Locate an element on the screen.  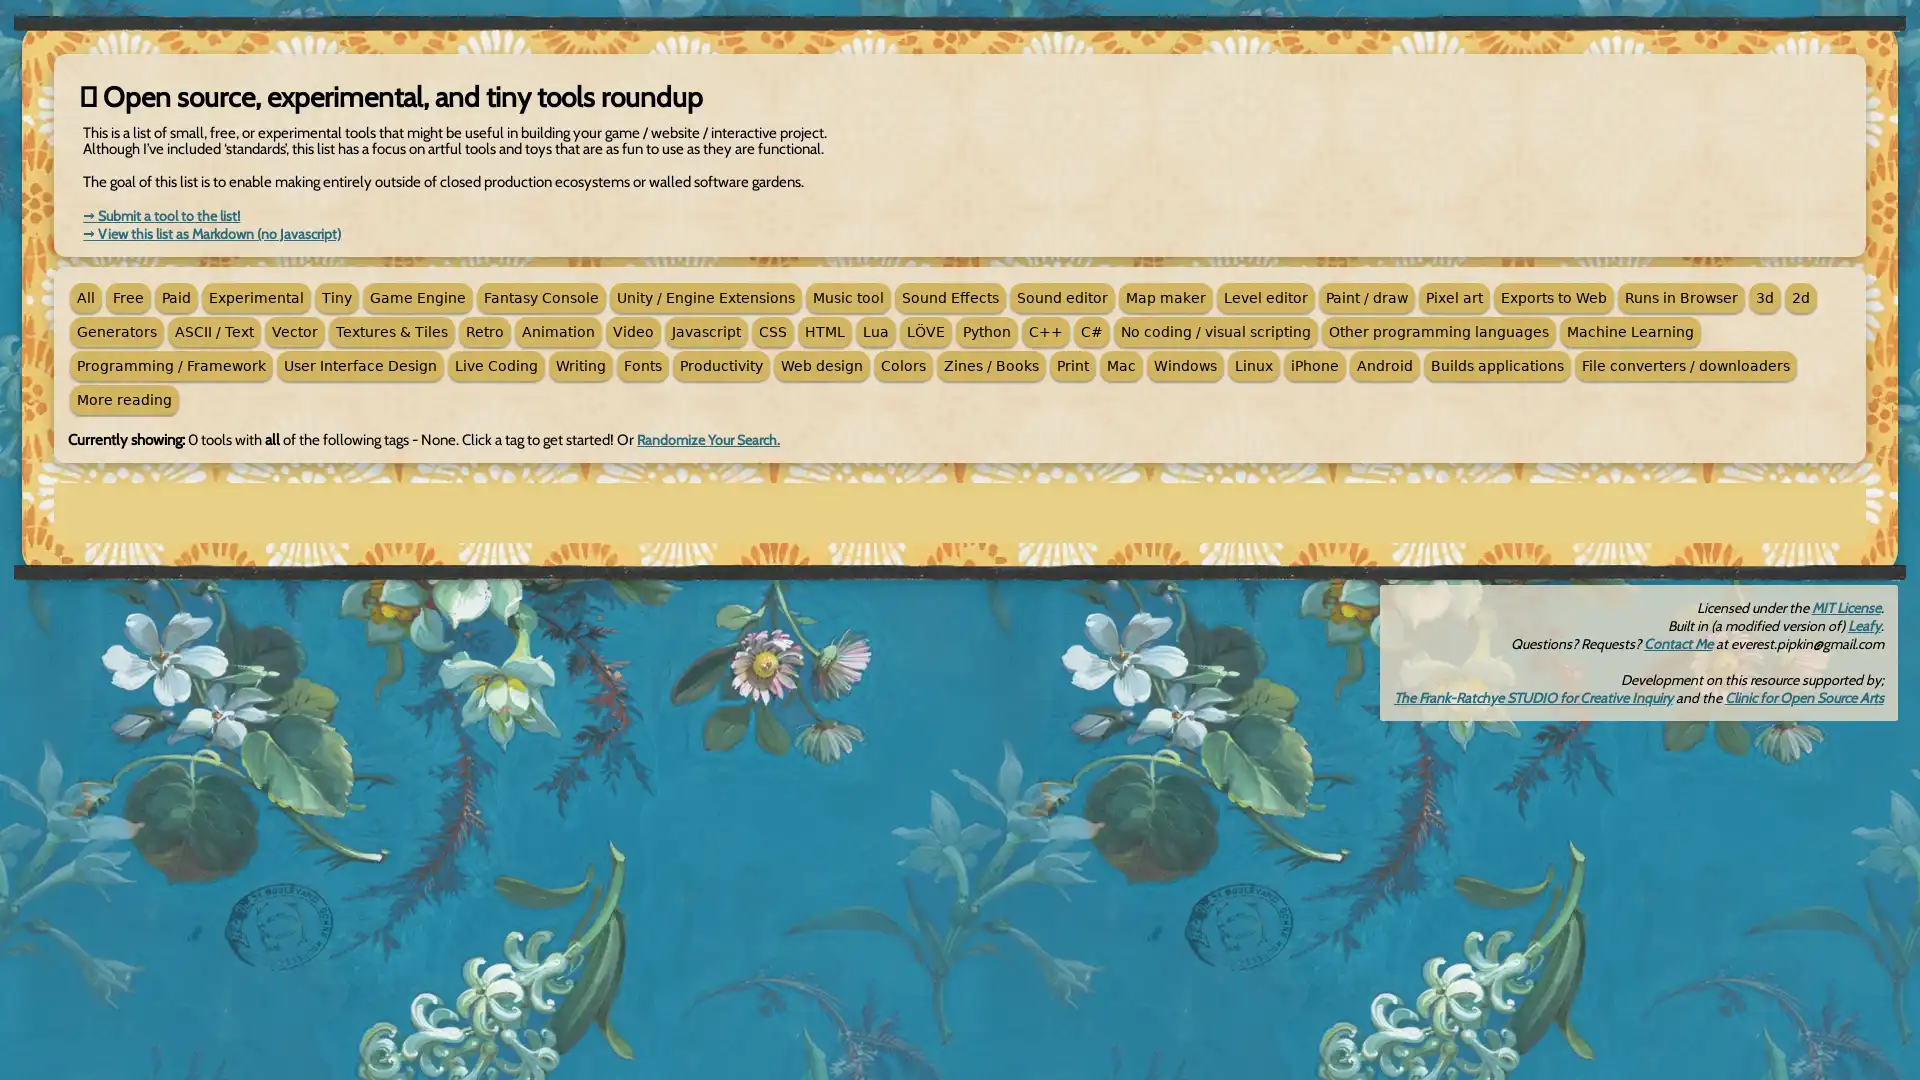
Colors is located at coordinates (902, 366).